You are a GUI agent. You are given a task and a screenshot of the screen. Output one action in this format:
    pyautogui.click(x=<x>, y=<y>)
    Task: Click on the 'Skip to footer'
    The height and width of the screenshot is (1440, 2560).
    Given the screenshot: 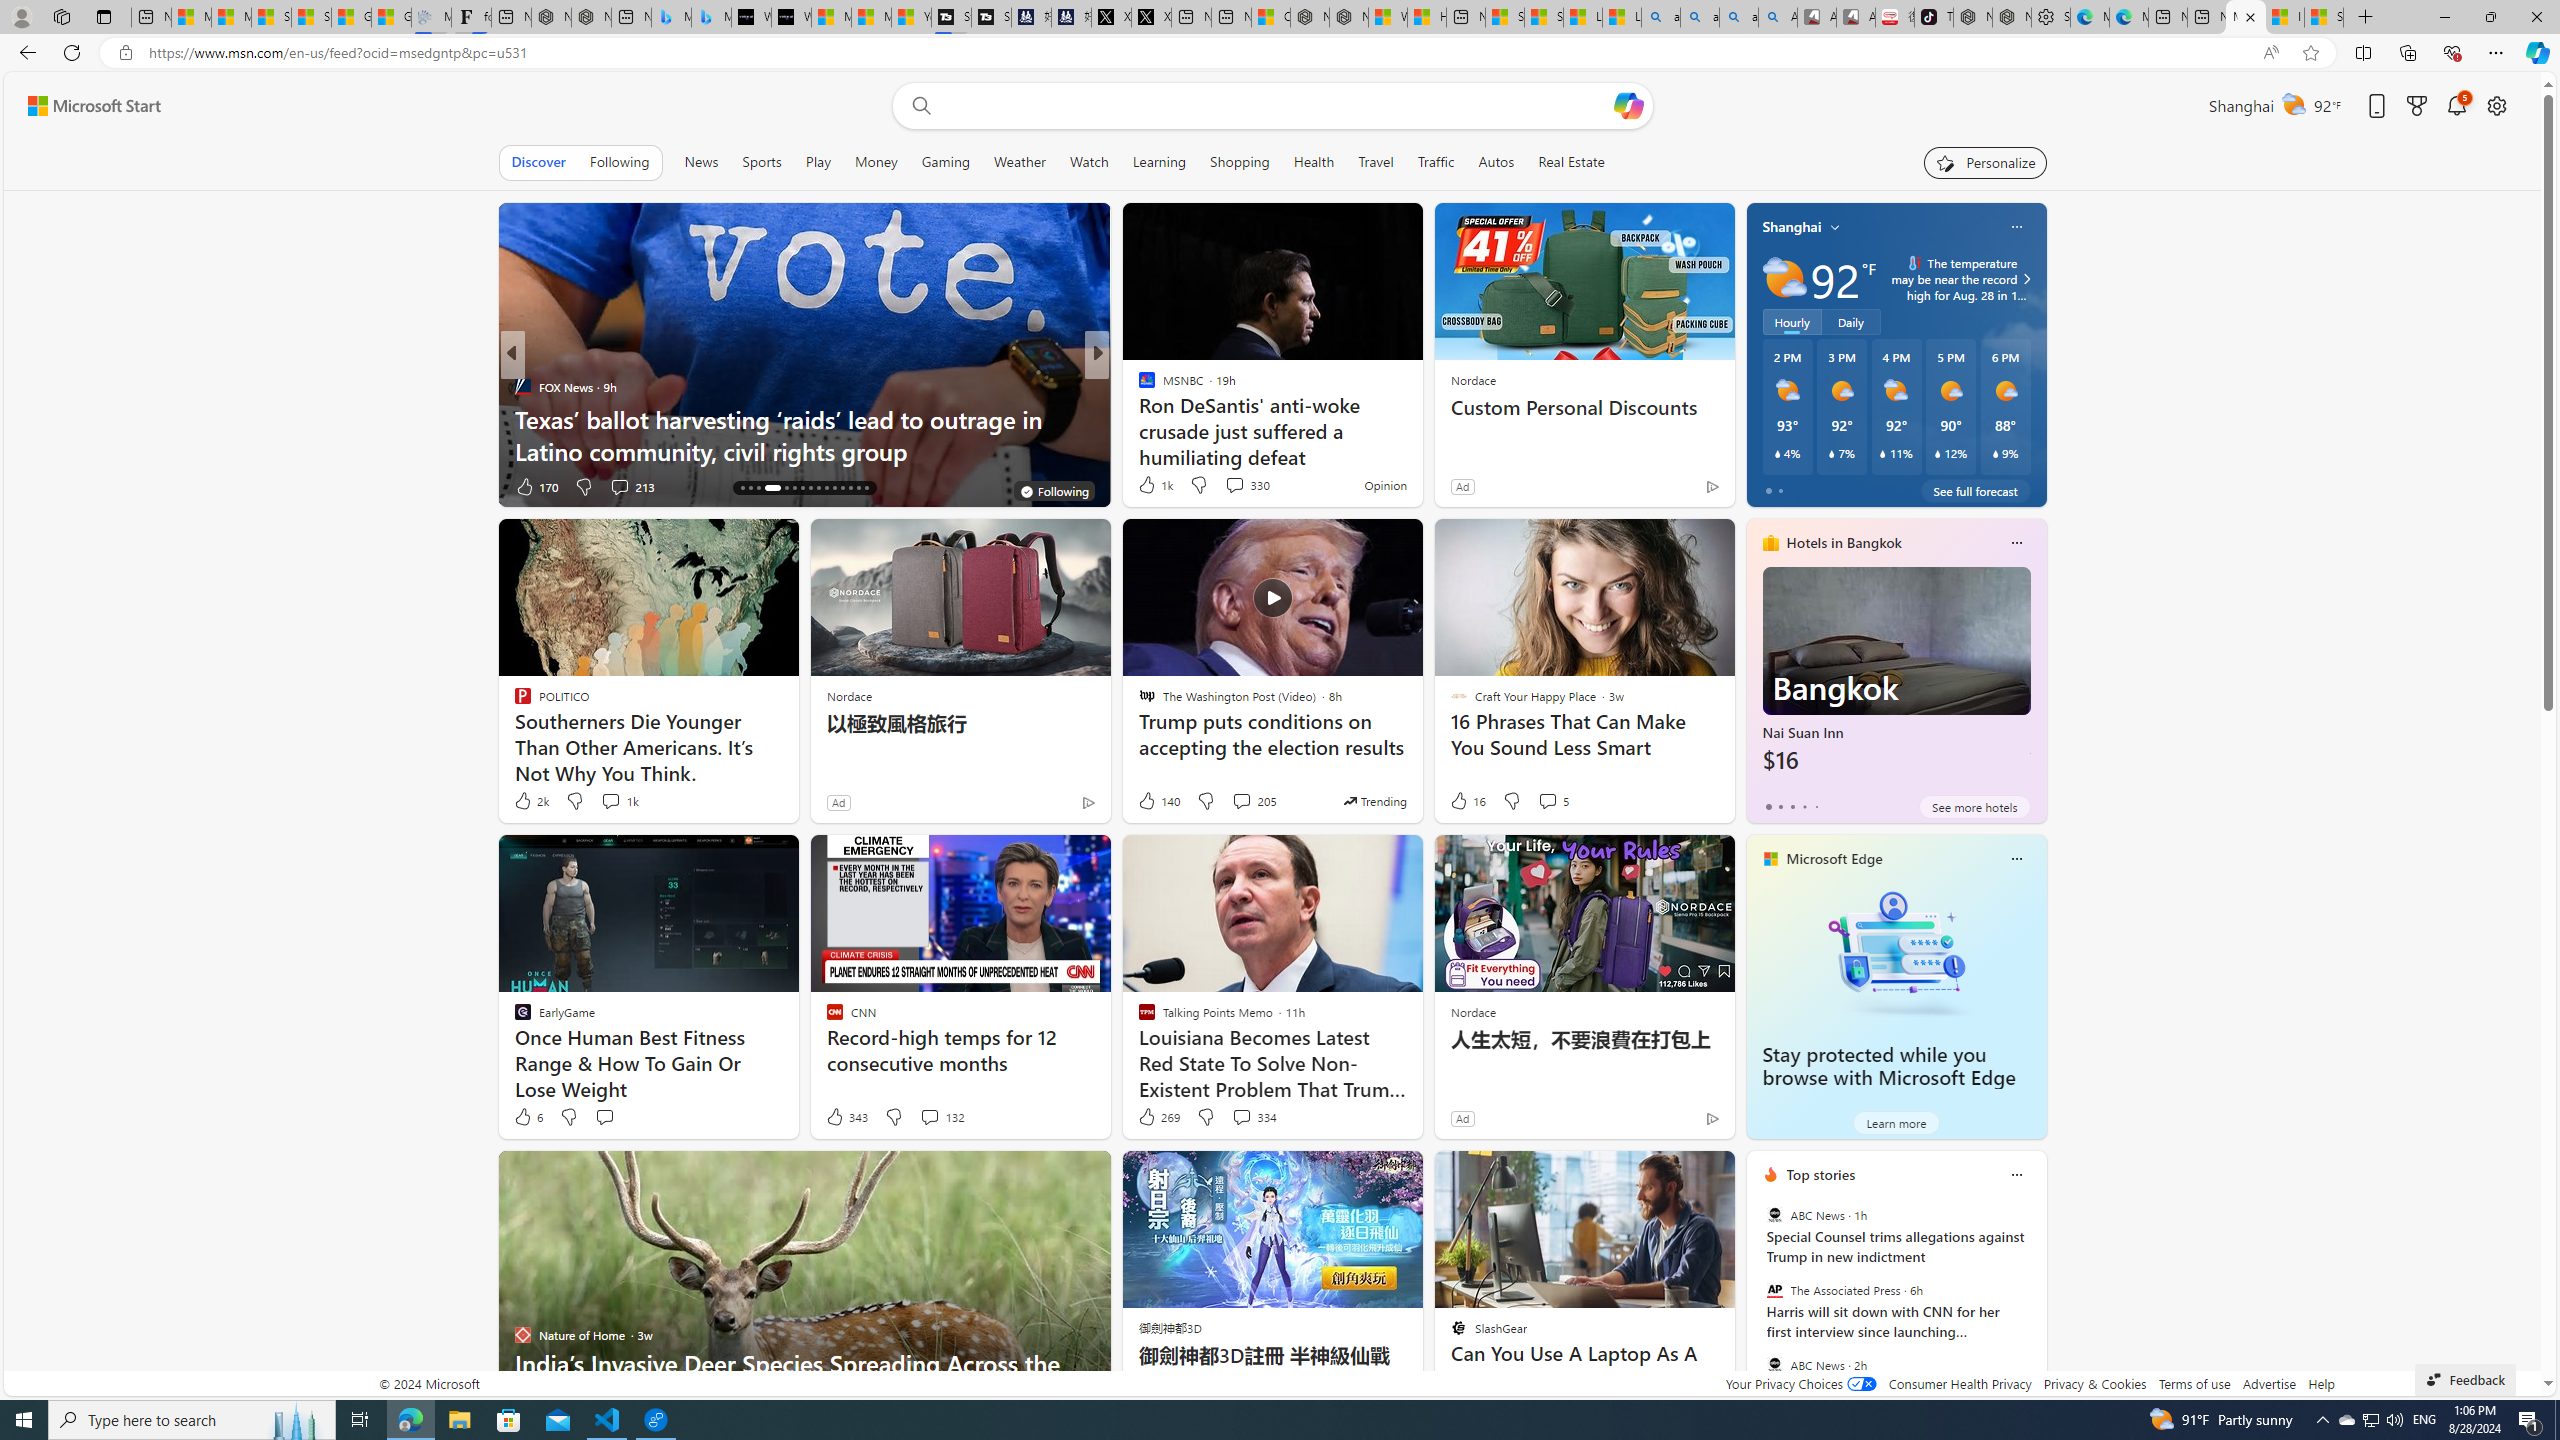 What is the action you would take?
    pyautogui.click(x=81, y=104)
    